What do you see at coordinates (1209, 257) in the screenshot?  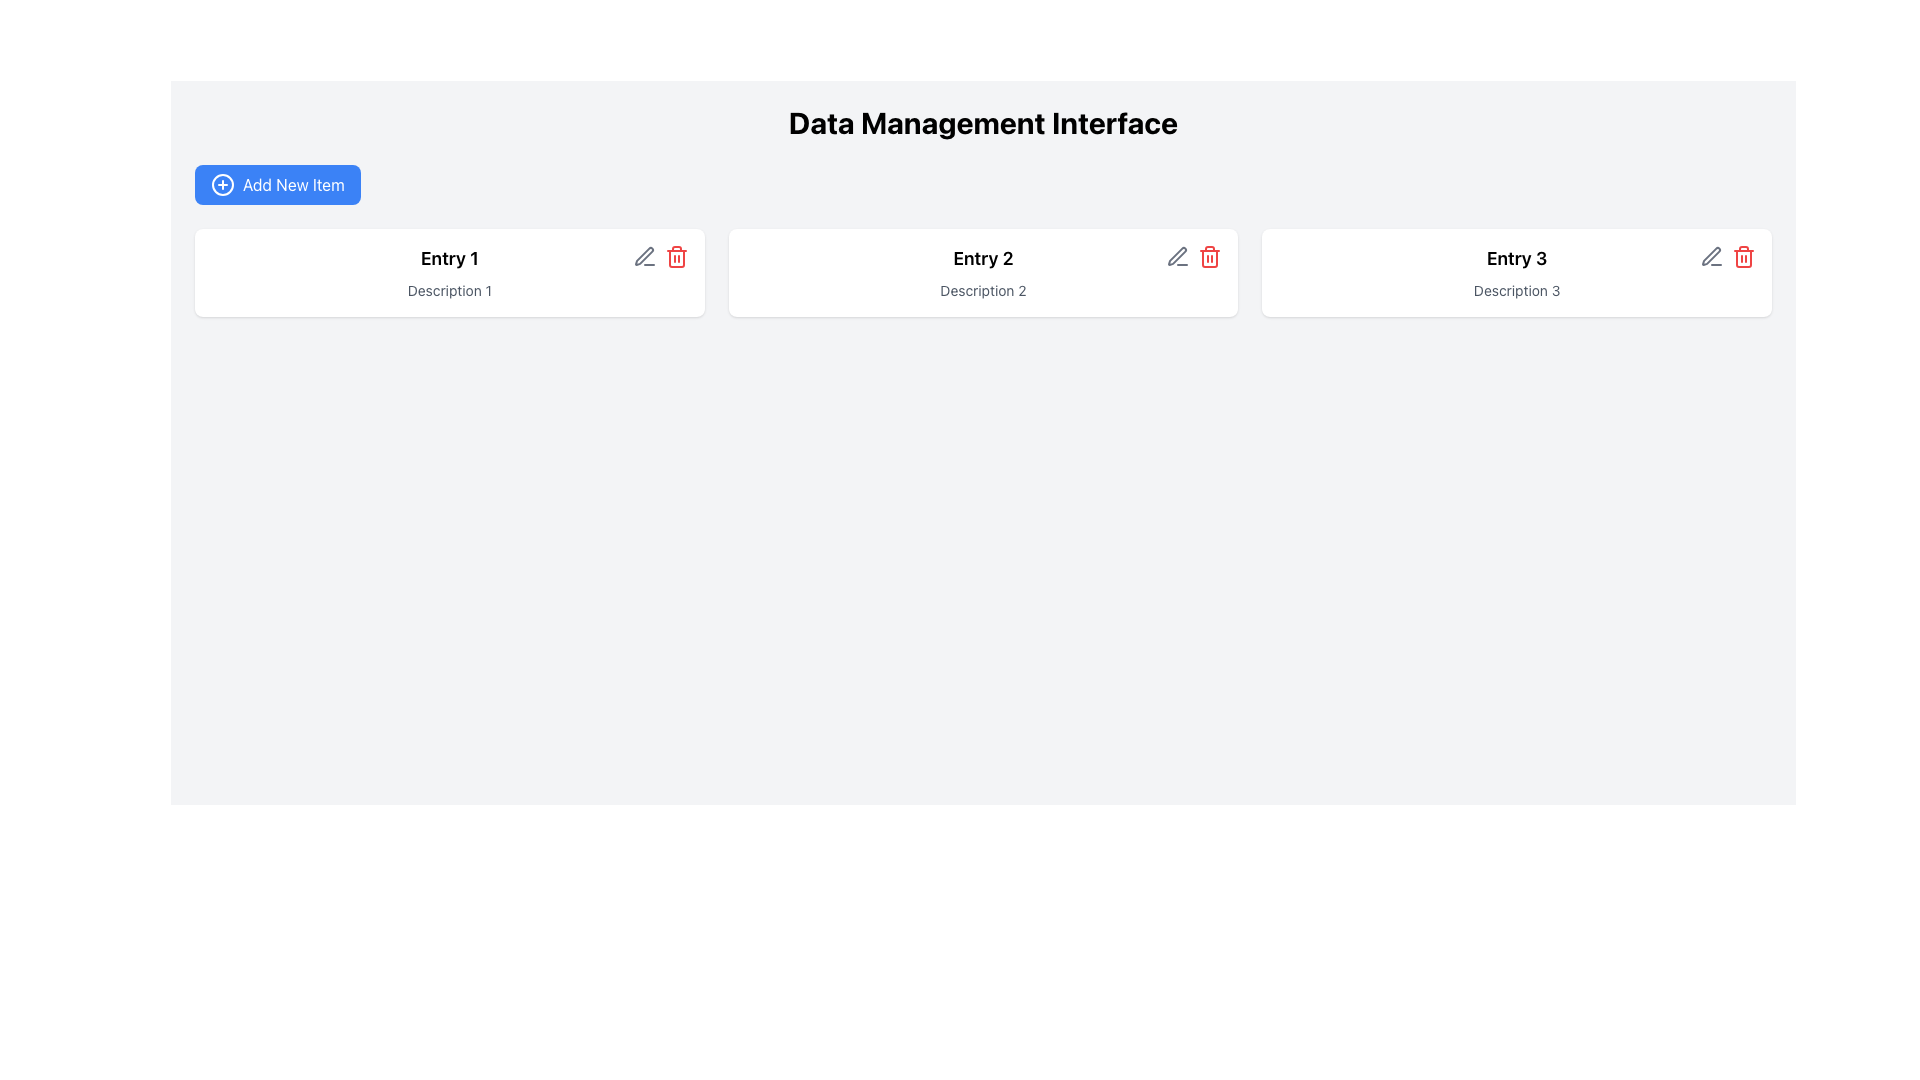 I see `the rectangular graphical representation inside the red-colored trash icon located in the second card labeled 'Entry 2', adjacent to the 'edit' pencil icon` at bounding box center [1209, 257].